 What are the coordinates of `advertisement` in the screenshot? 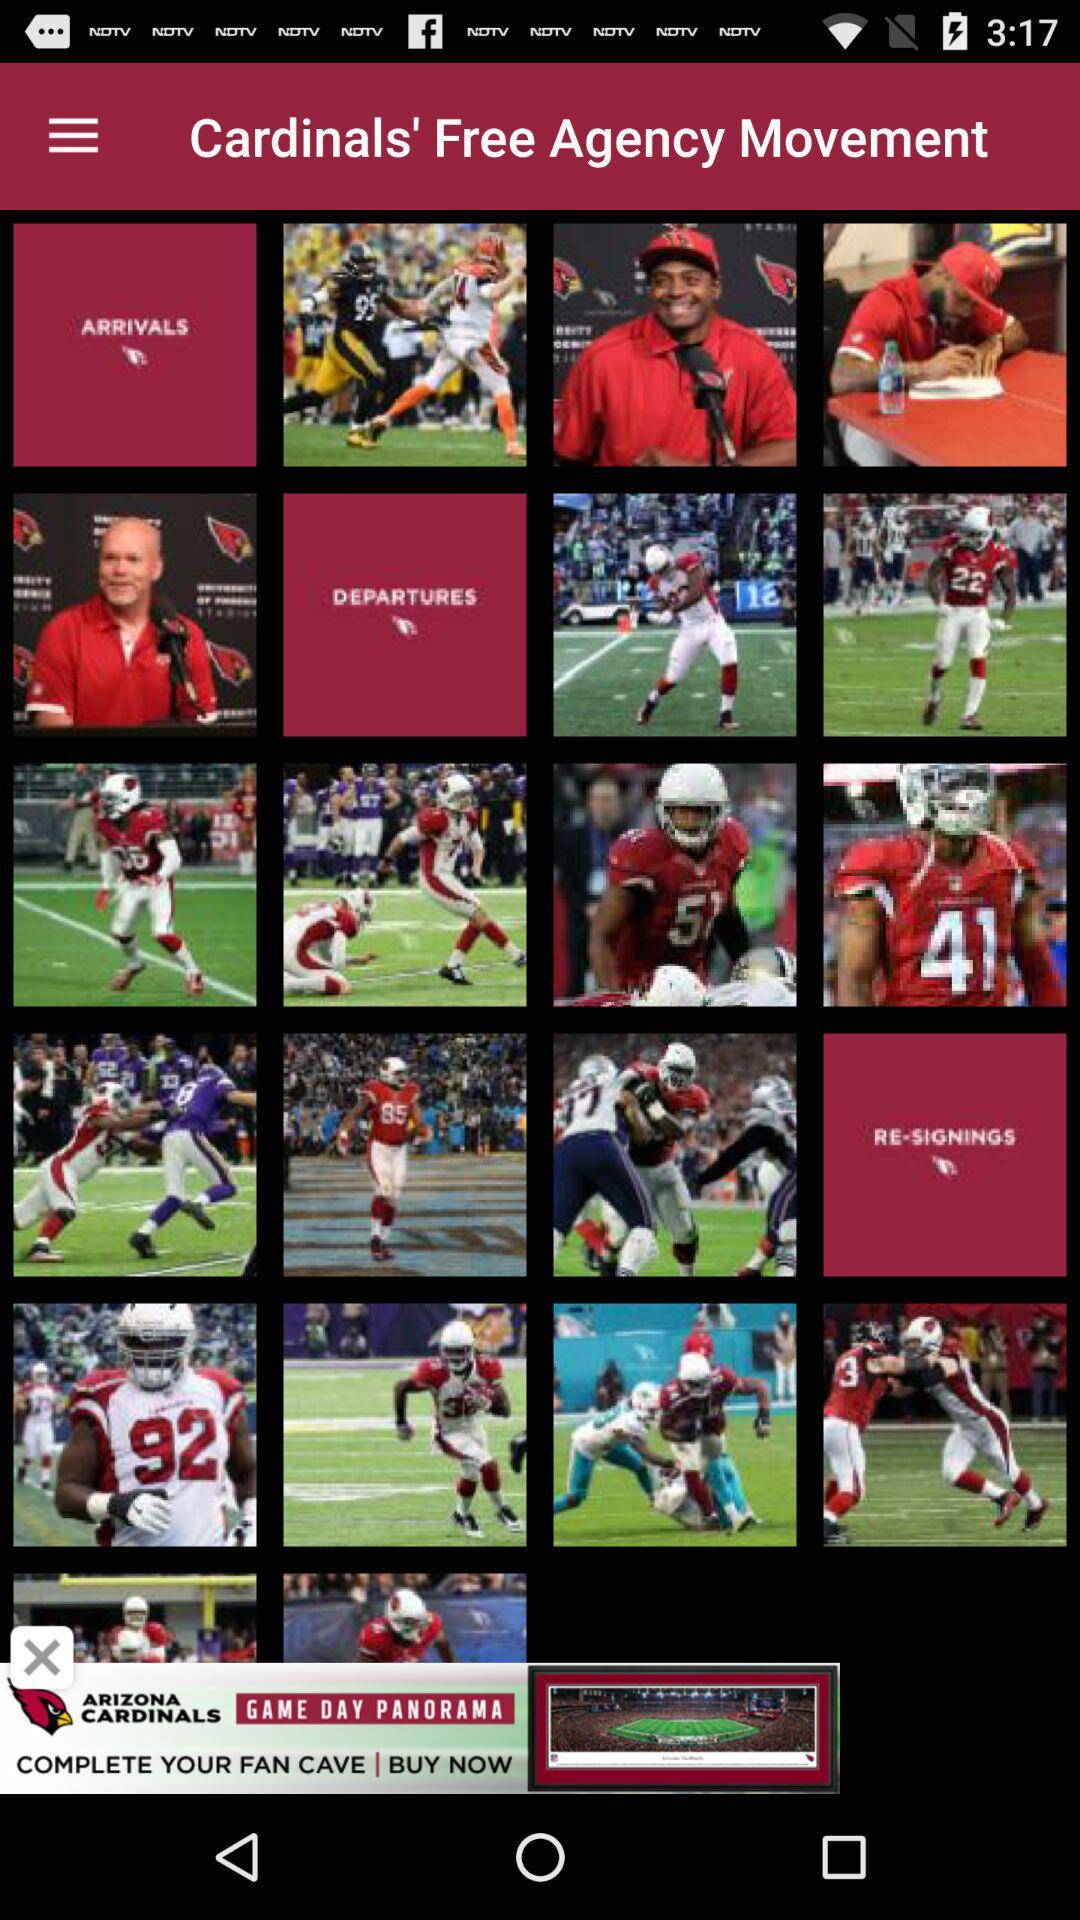 It's located at (540, 1727).